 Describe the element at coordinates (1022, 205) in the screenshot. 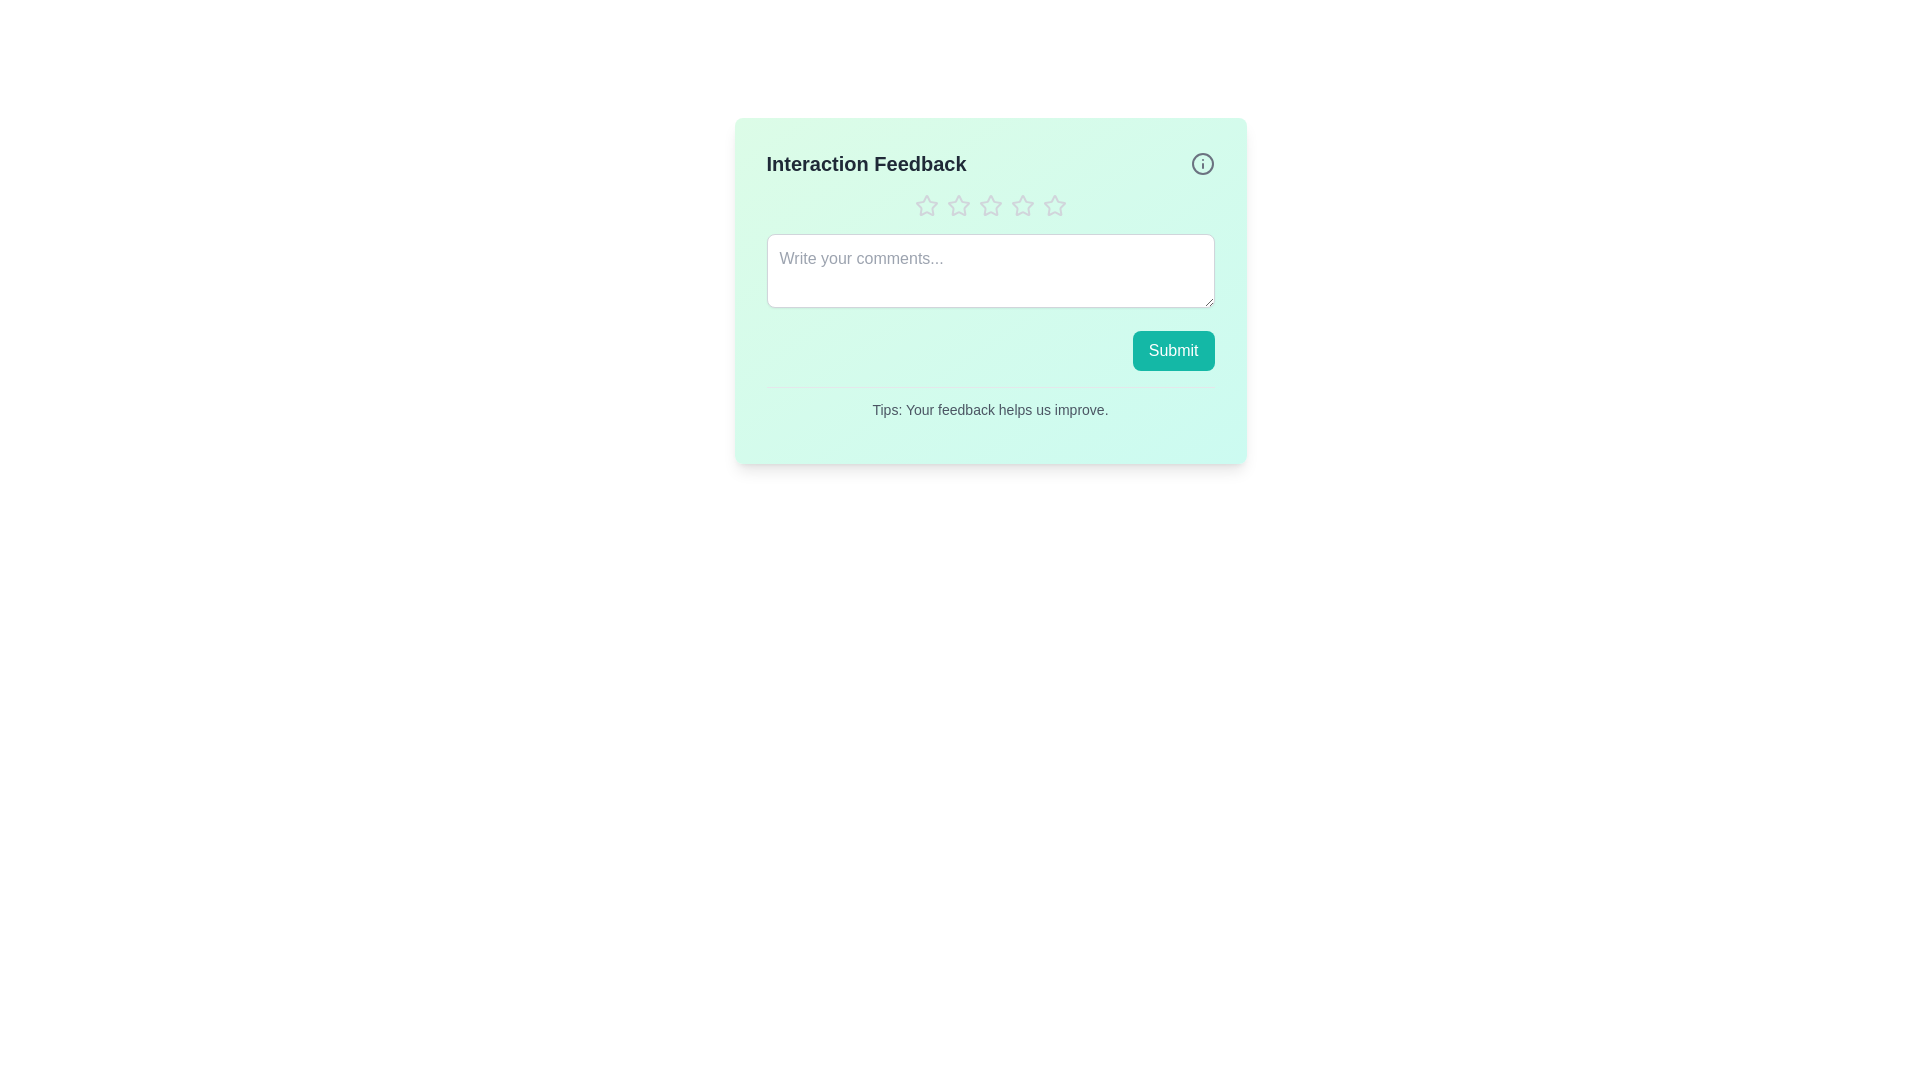

I see `the star corresponding to the desired rating 4` at that location.